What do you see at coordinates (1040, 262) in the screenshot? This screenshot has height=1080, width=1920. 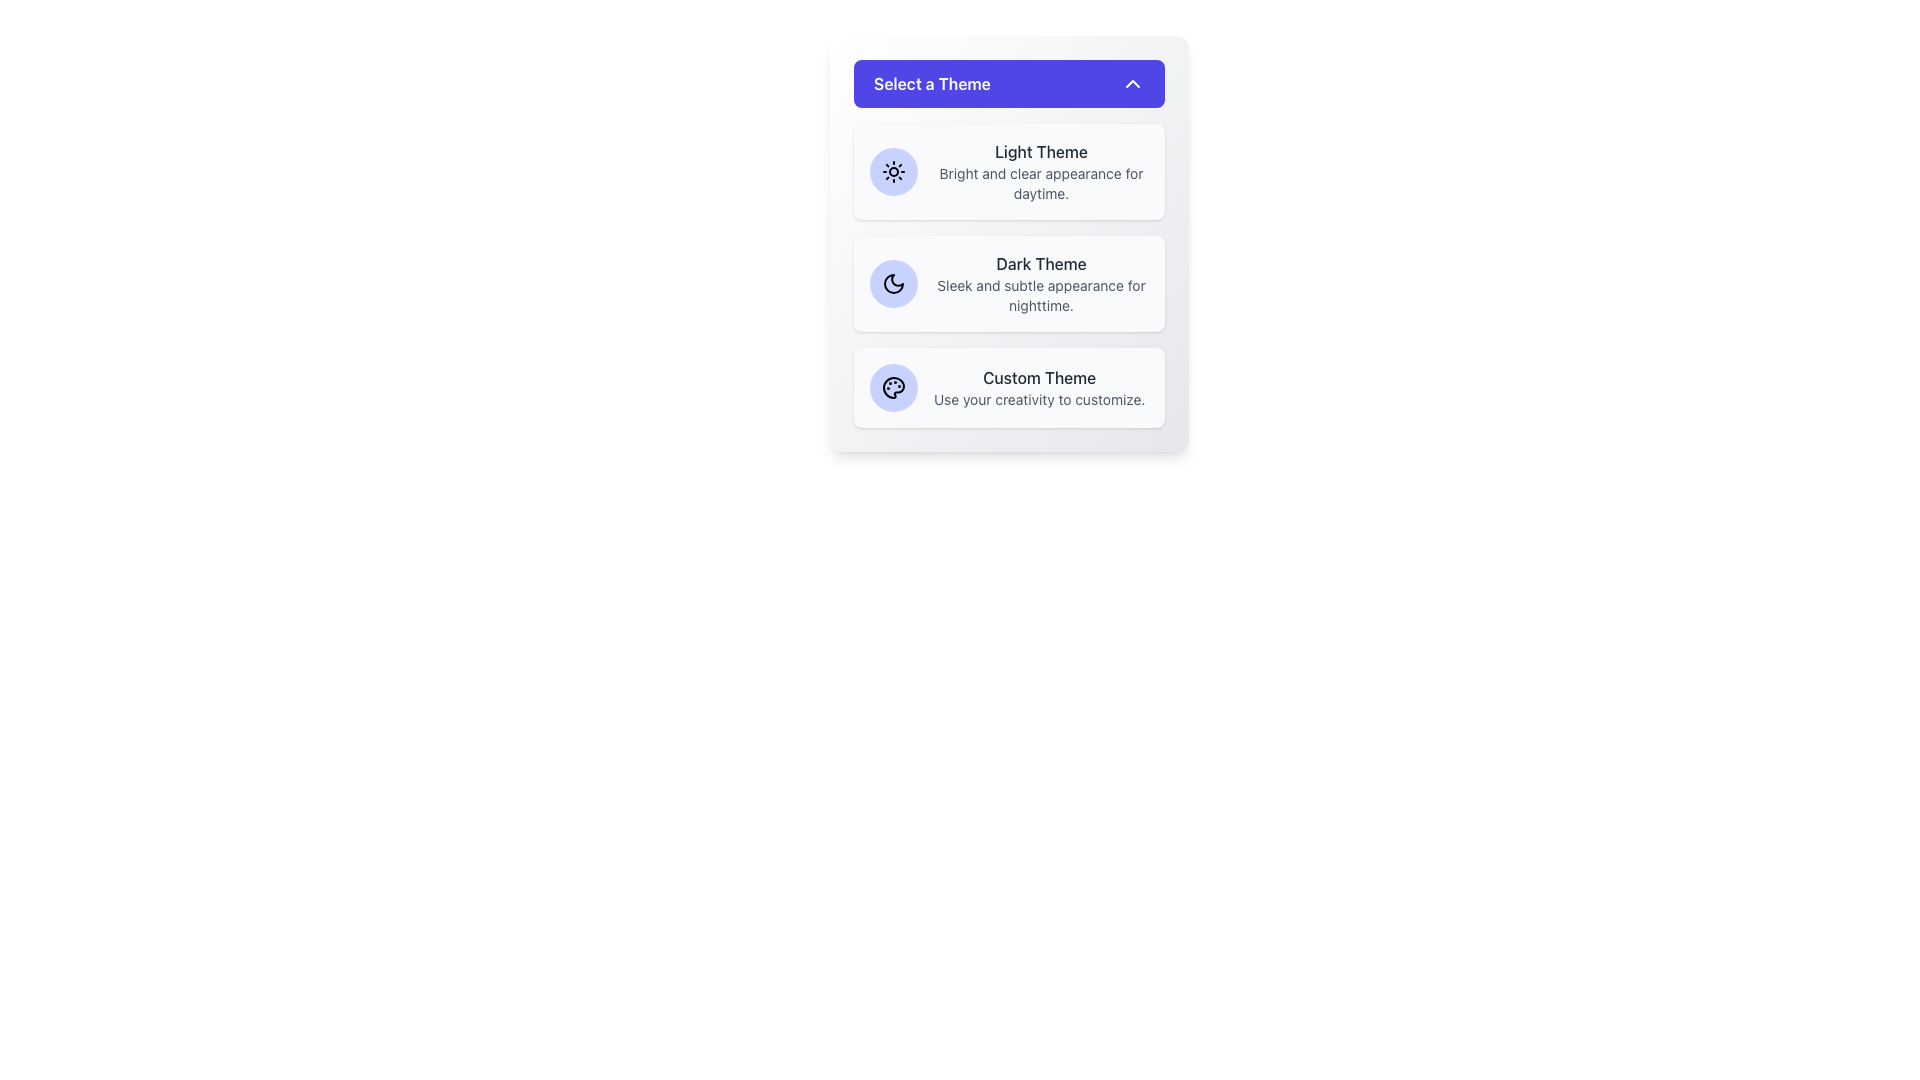 I see `the text element that serves as the title for the 'Dark Theme' option, located in the central section of the UI card, positioned below the 'Light Theme' and above the 'Custom Theme' sections` at bounding box center [1040, 262].